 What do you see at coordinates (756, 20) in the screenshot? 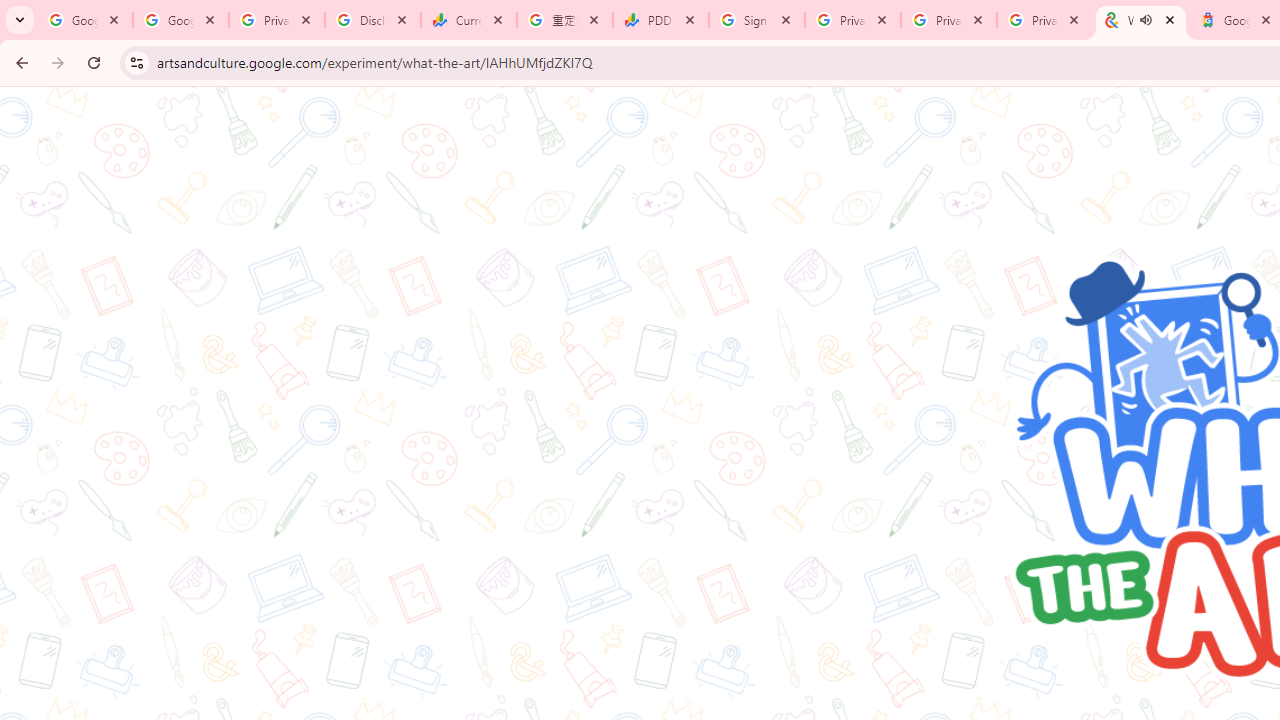
I see `'Sign in - Google Accounts'` at bounding box center [756, 20].